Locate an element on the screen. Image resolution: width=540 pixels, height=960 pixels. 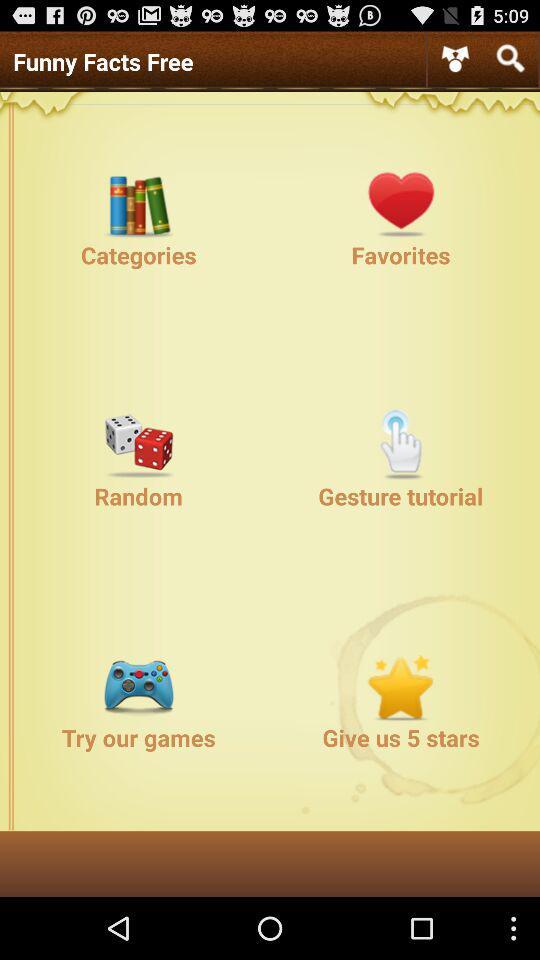
share is located at coordinates (455, 58).